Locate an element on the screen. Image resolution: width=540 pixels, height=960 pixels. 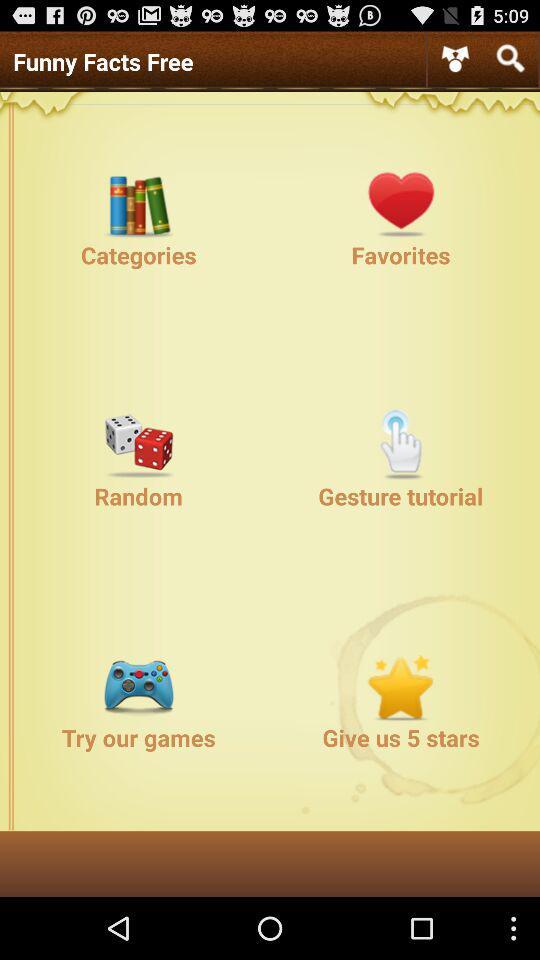
share is located at coordinates (455, 58).